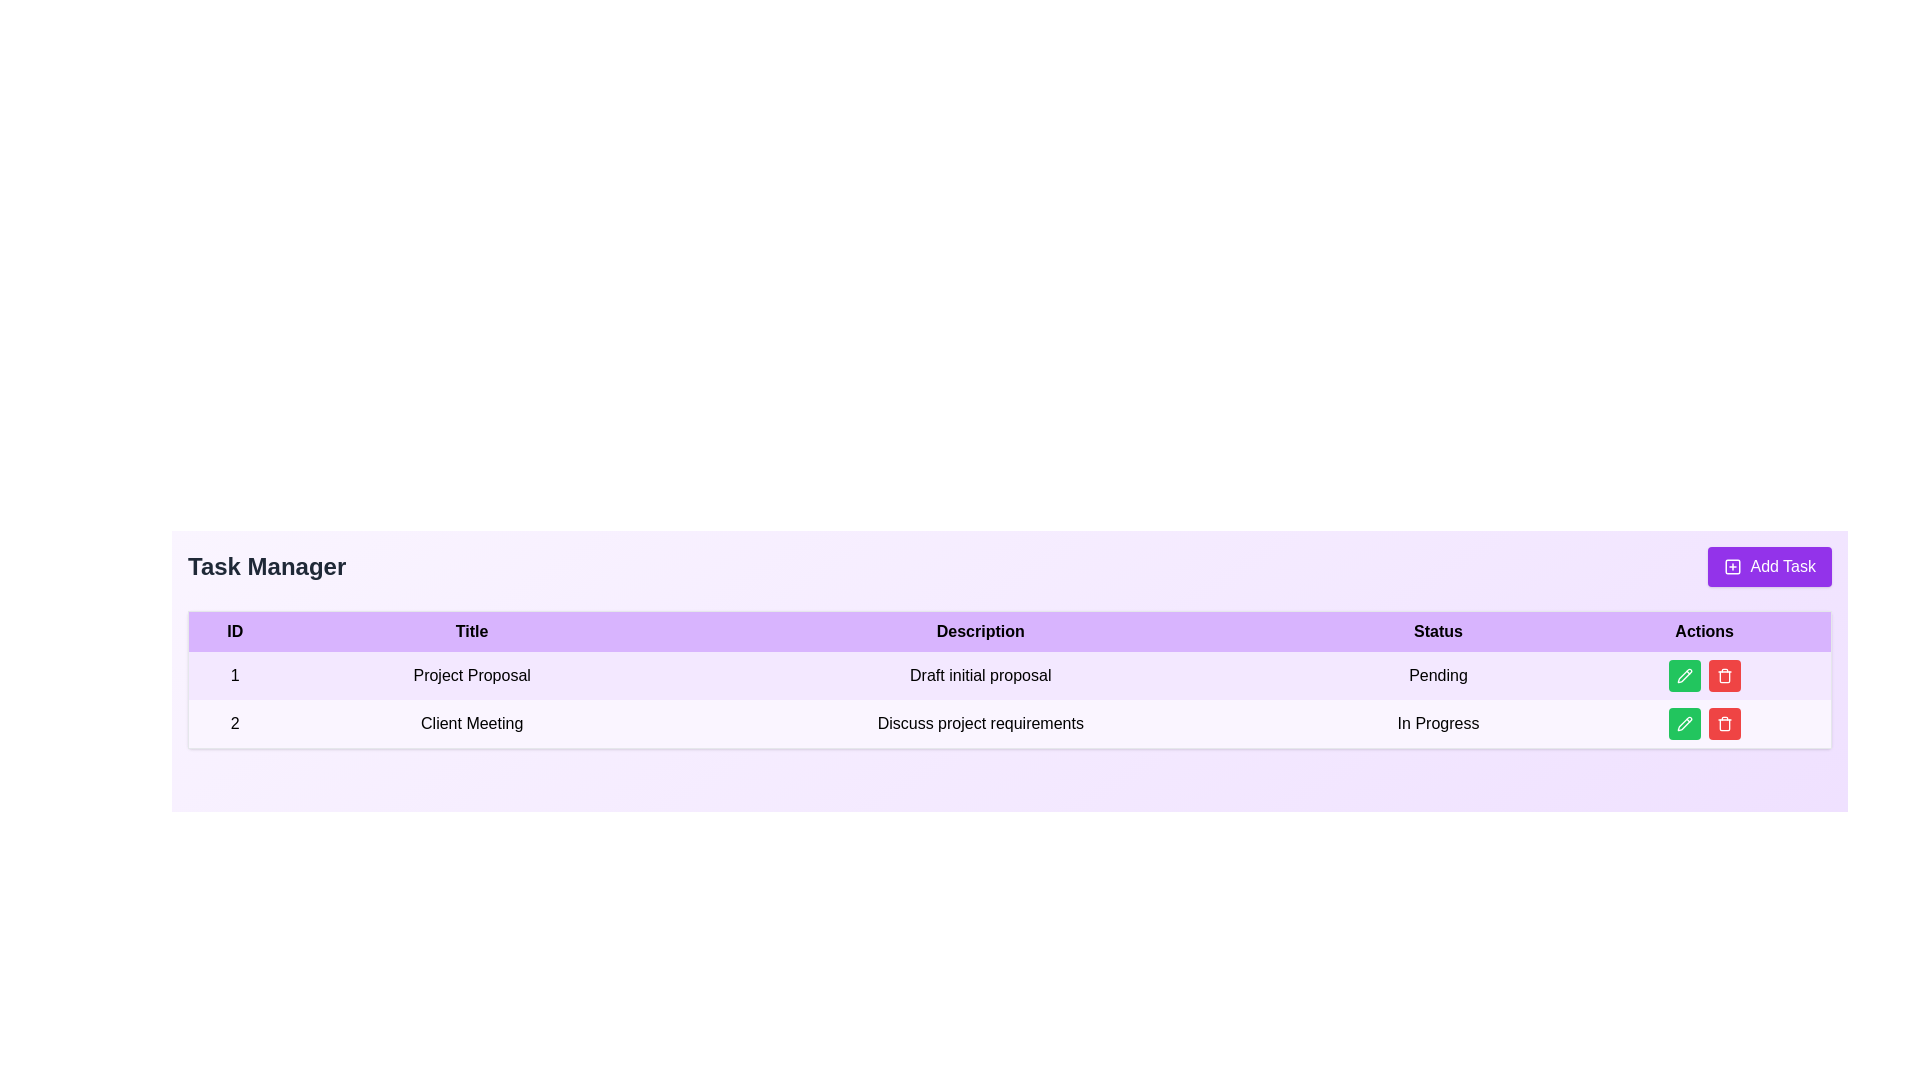 This screenshot has width=1920, height=1080. What do you see at coordinates (235, 631) in the screenshot?
I see `the static text label 'ID' in the header row of the table, which is styled with black bold text on a lavender background` at bounding box center [235, 631].